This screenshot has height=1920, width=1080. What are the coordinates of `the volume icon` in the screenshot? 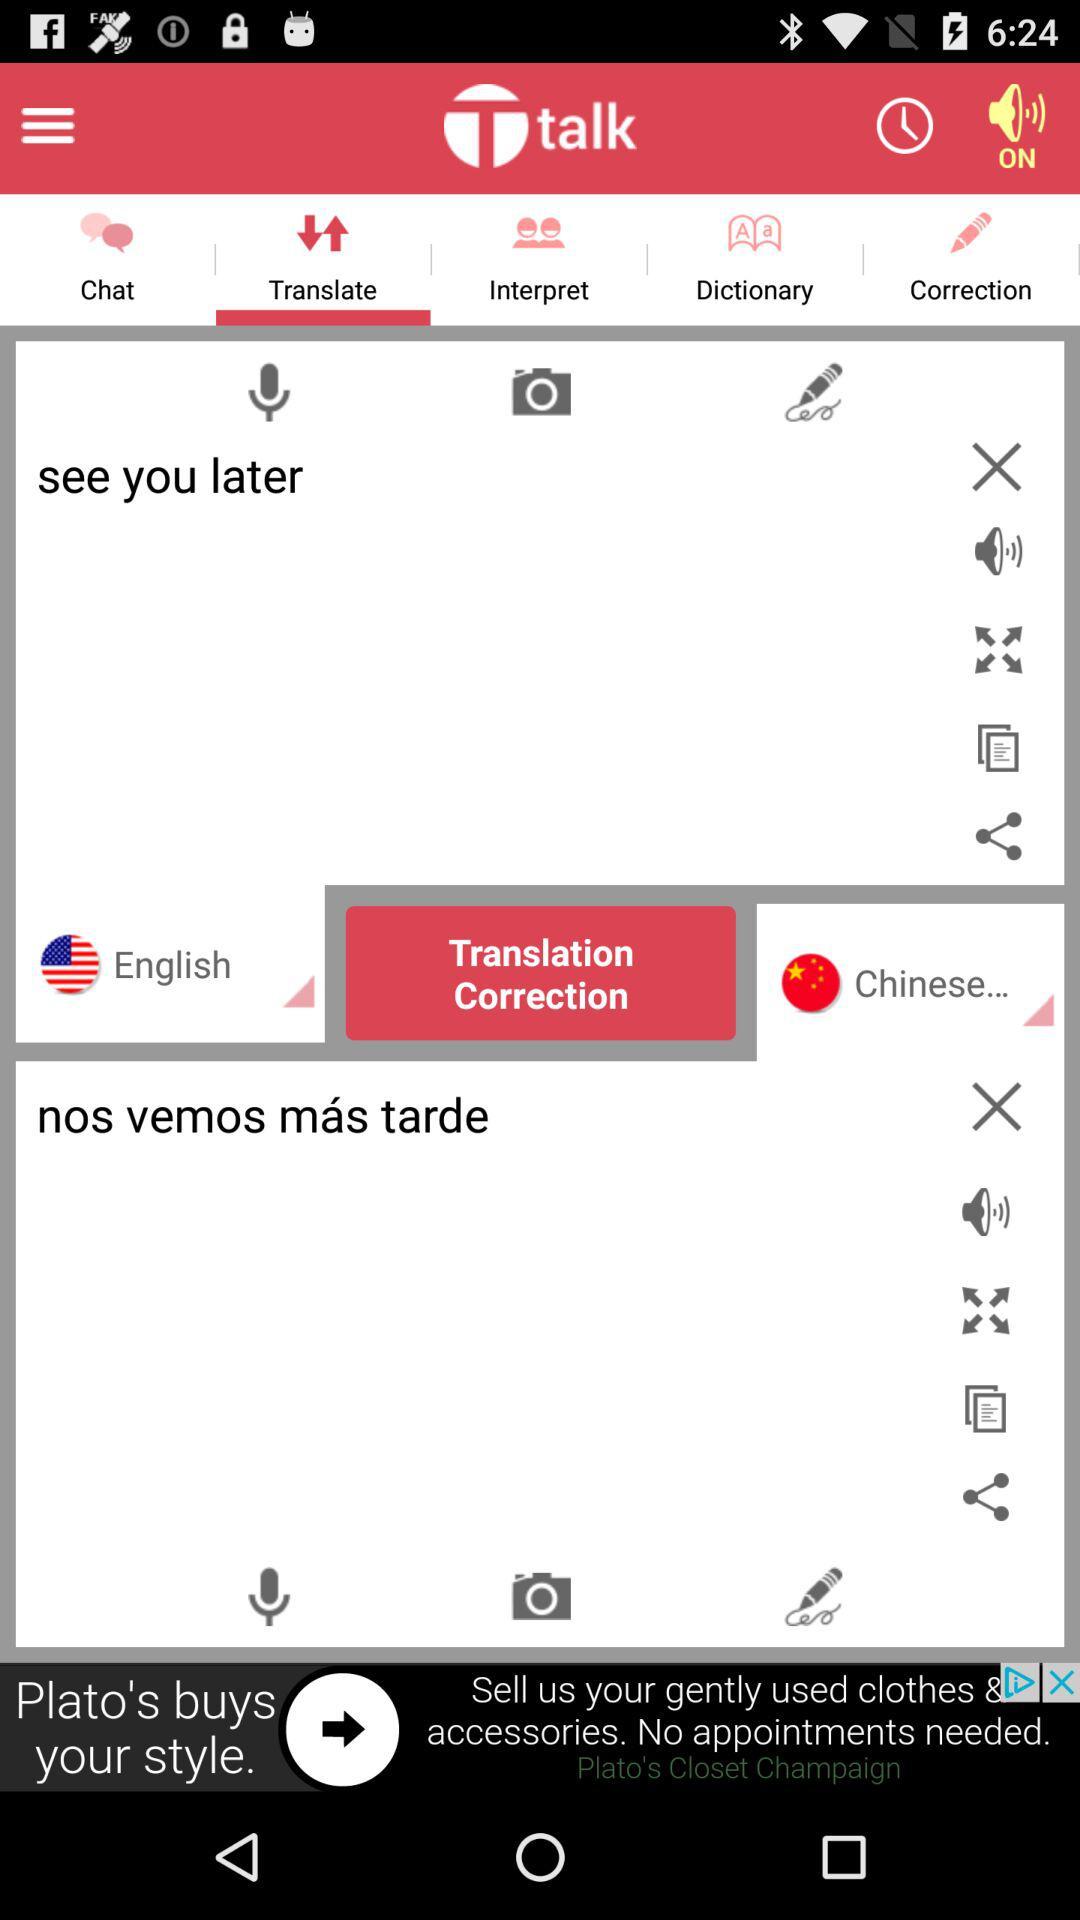 It's located at (990, 1285).